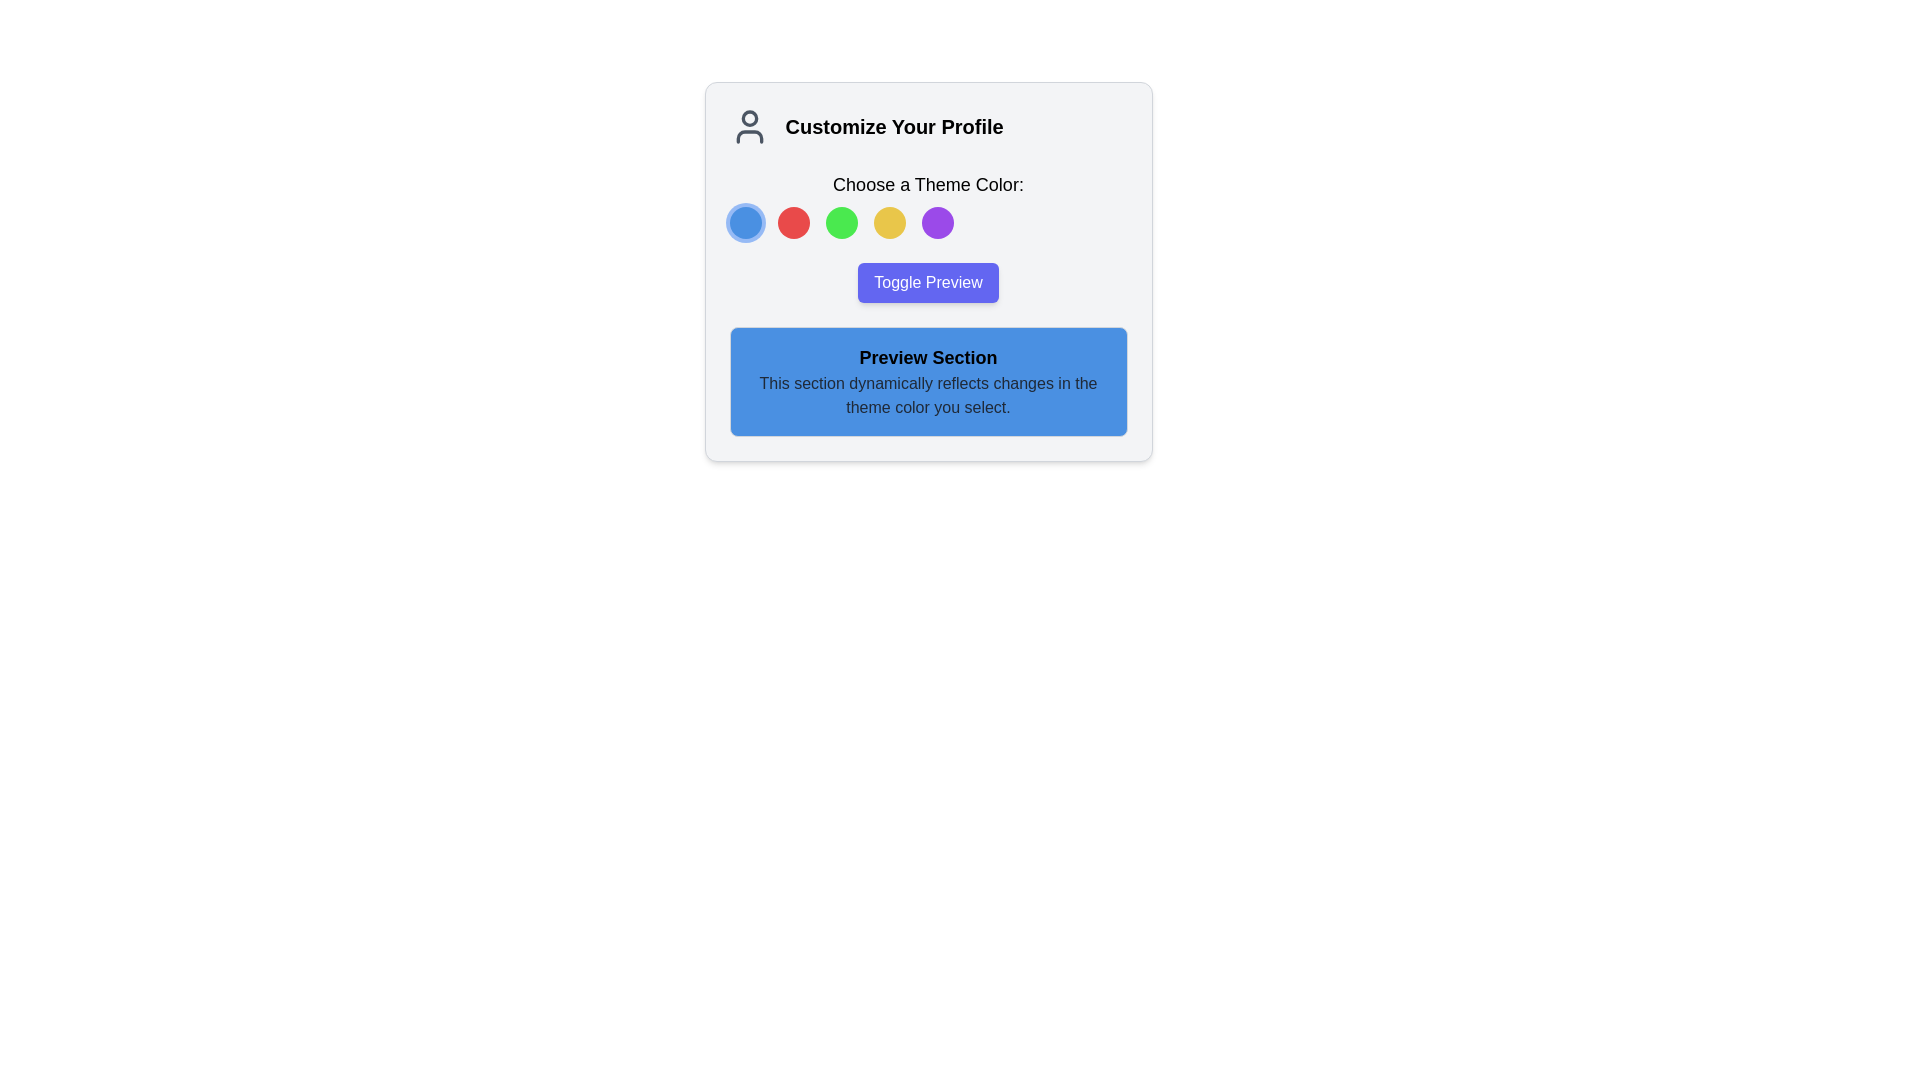  I want to click on the fifth circular button labeled 'Choose a Theme Color', so click(936, 223).